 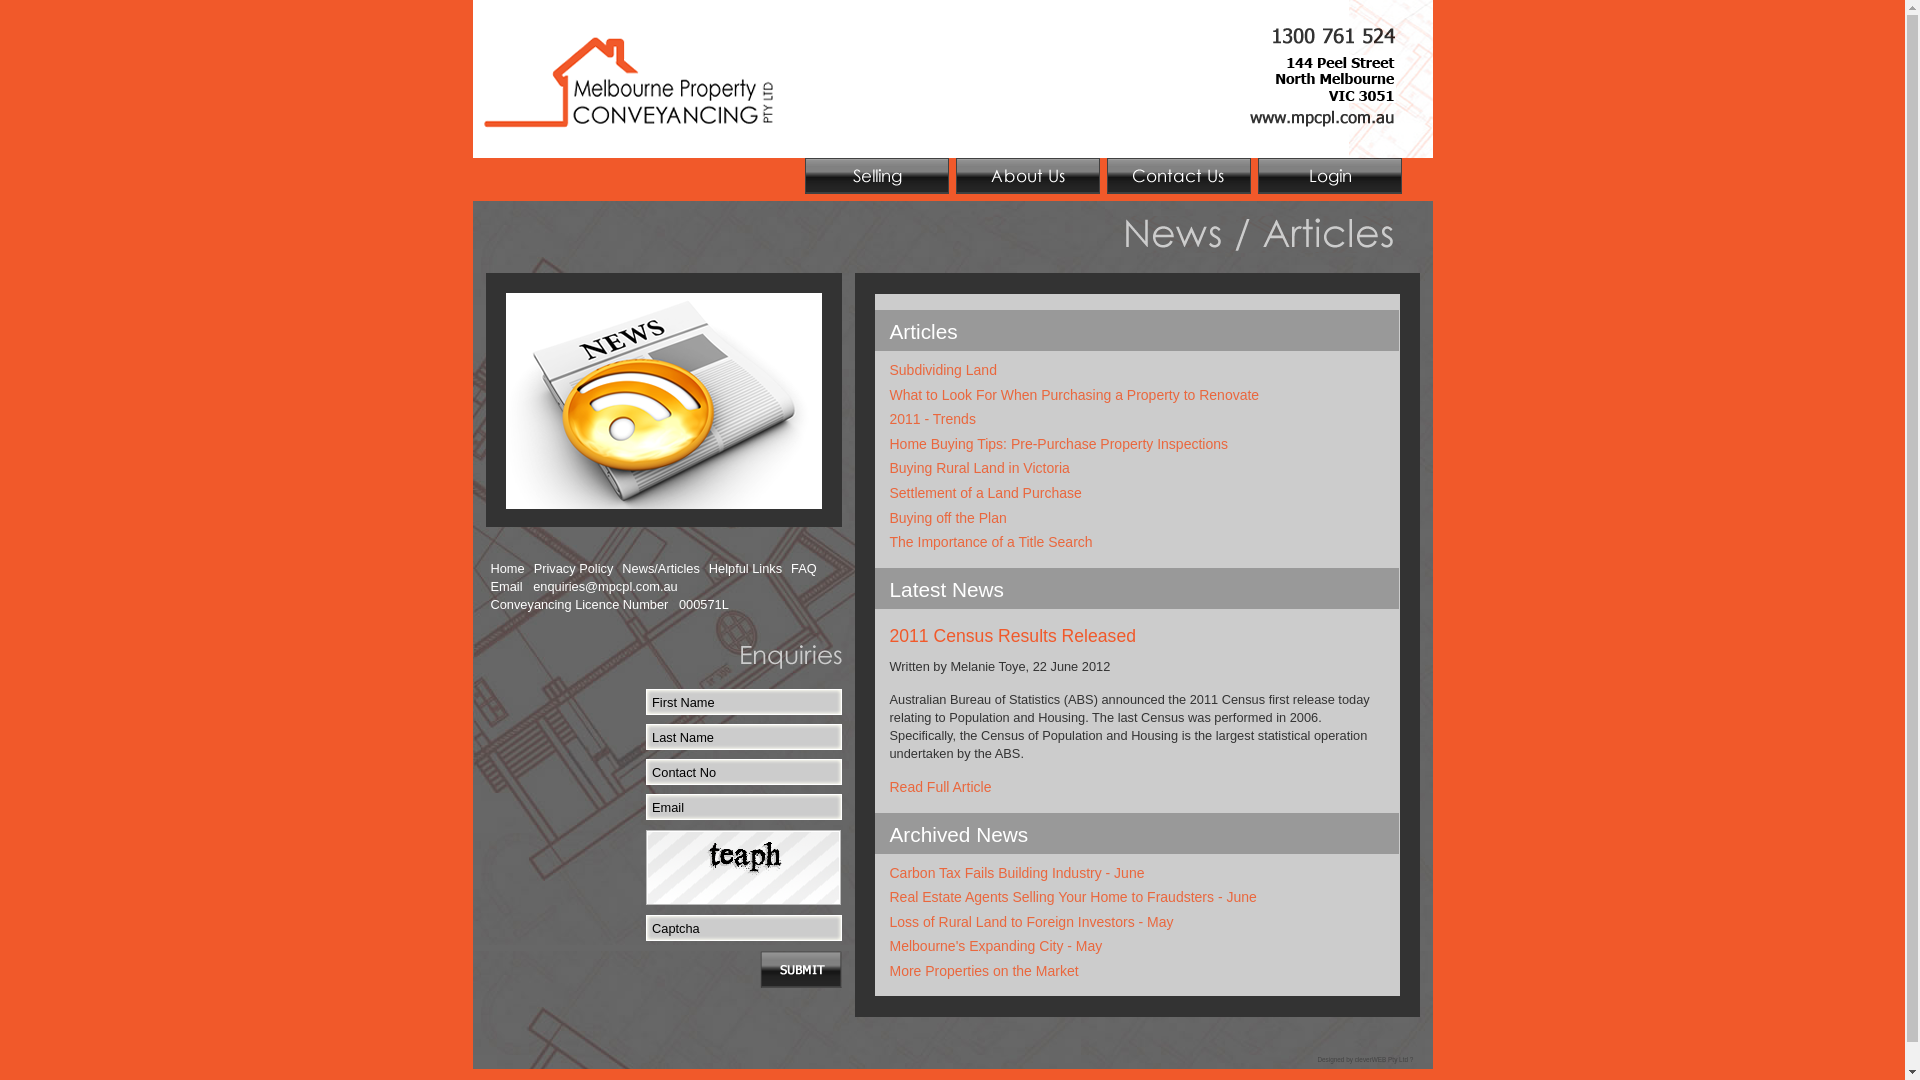 I want to click on 'What to Look For When Purchasing a Property to Renovate', so click(x=1074, y=394).